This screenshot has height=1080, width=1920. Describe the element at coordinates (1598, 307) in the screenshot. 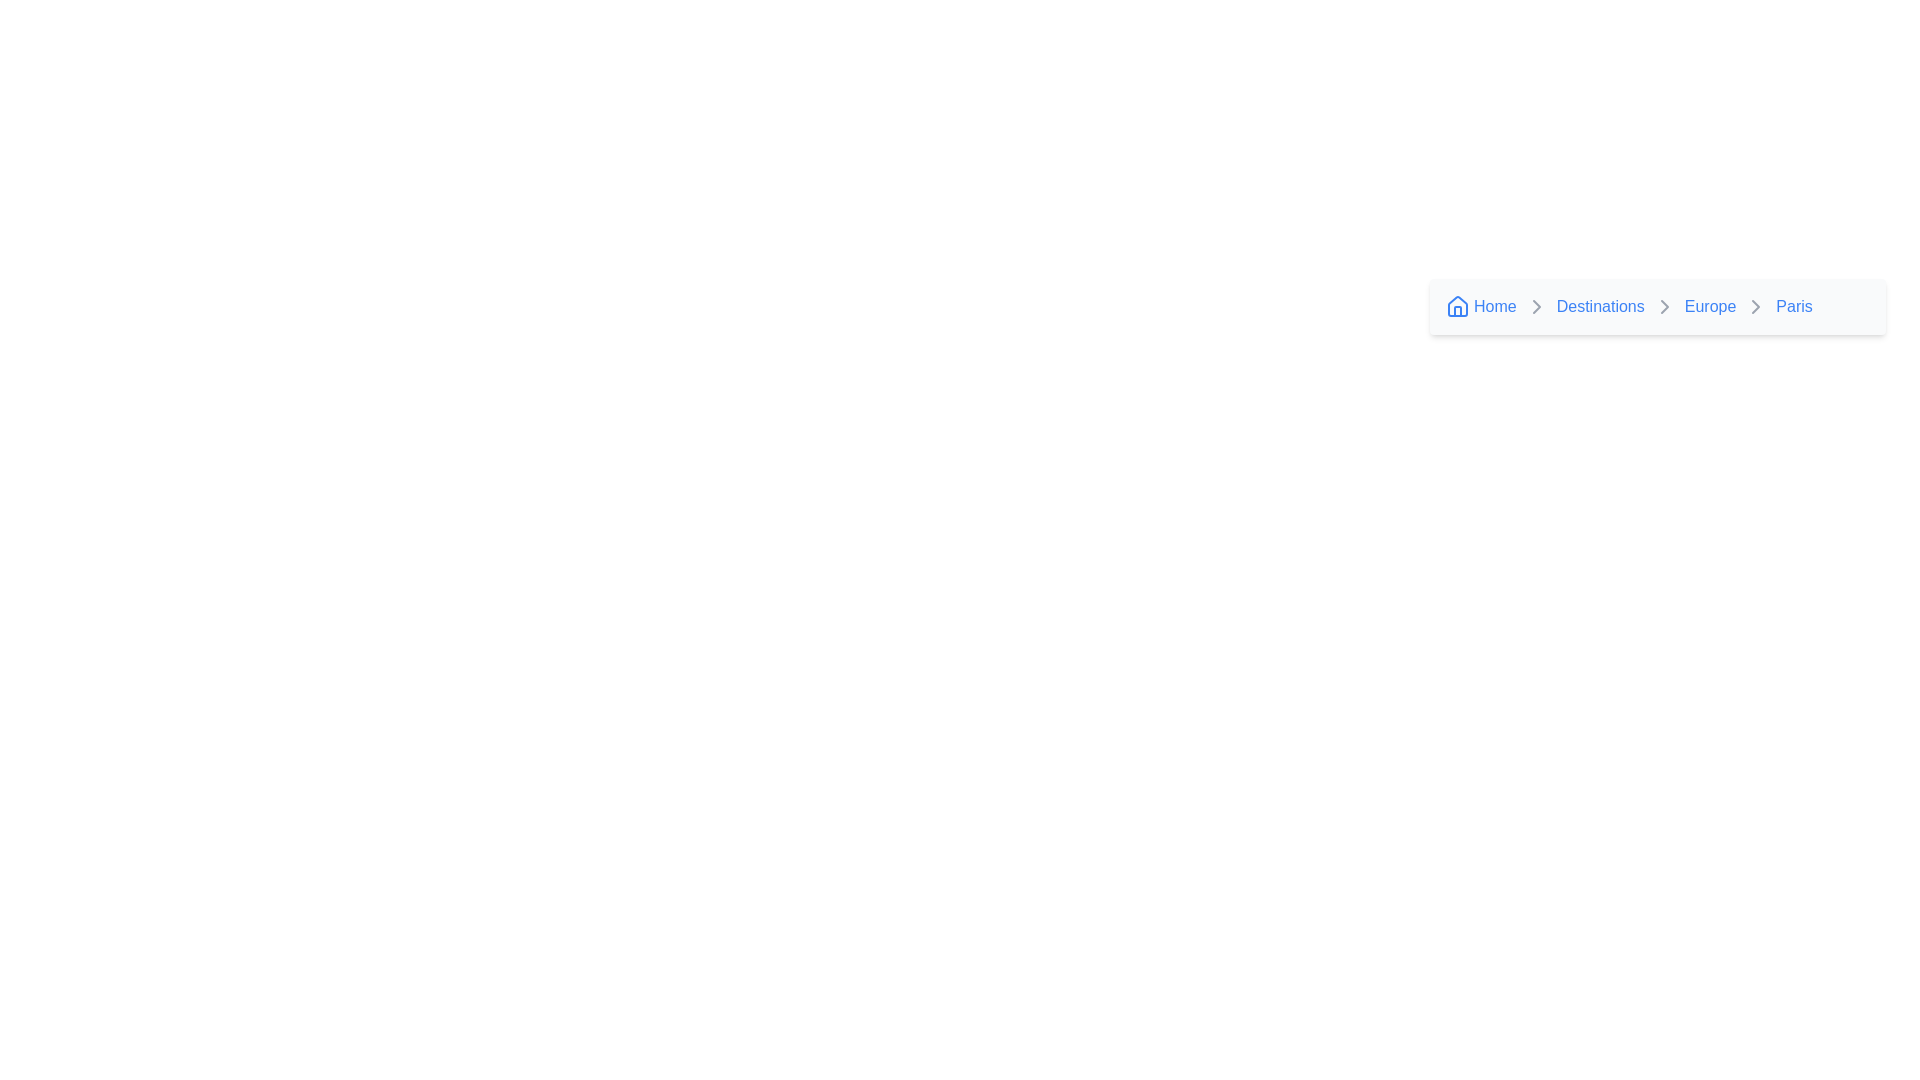

I see `the 'Destinations' hyperlink located in the breadcrumb navigation bar, which appears after the 'Home' label and before the 'Europe' label` at that location.